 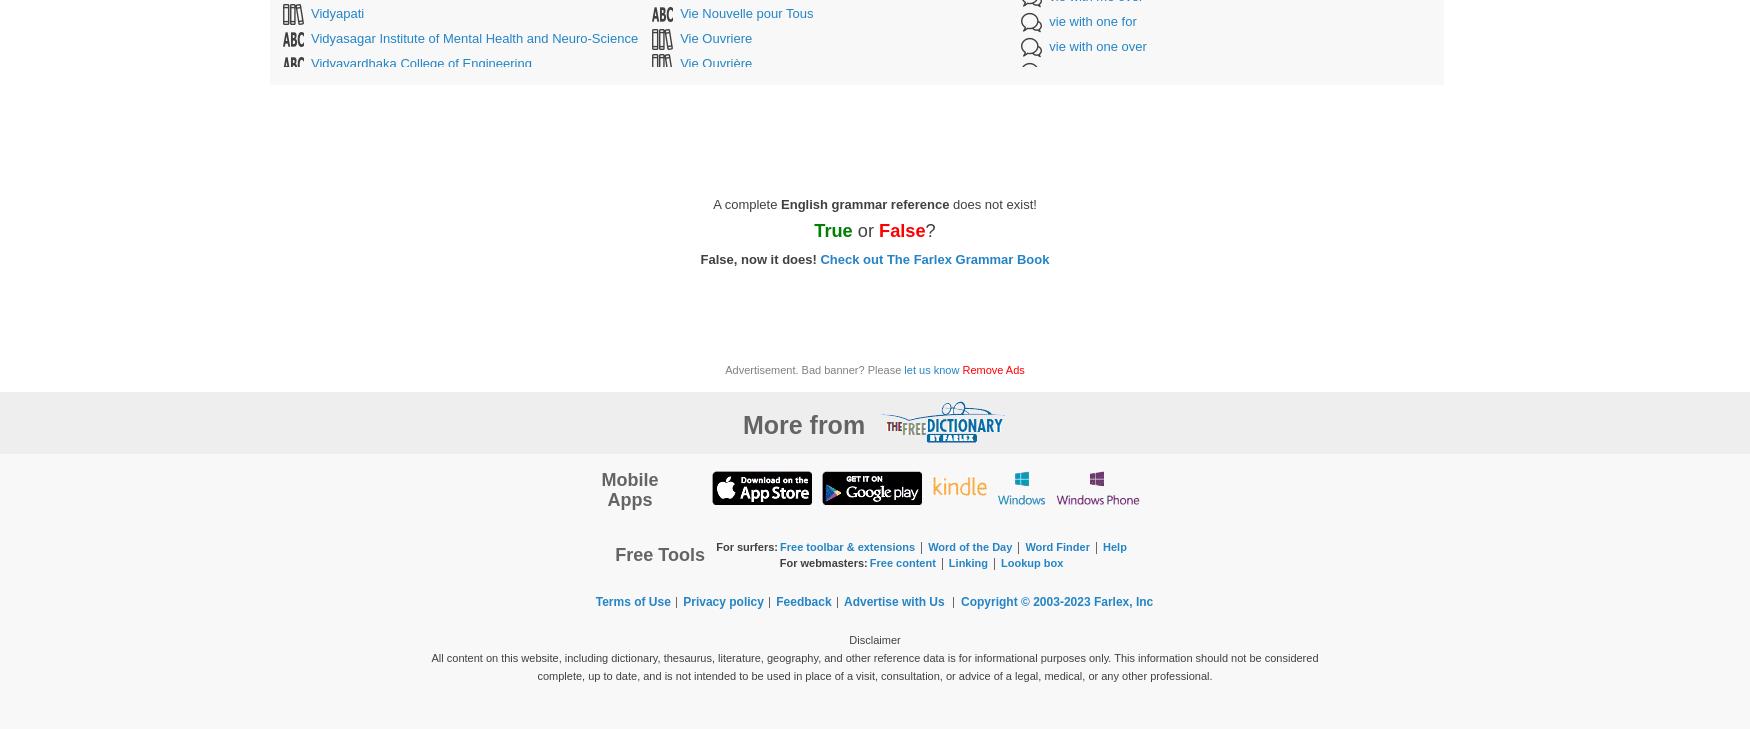 I want to click on 'Terms of Use', so click(x=631, y=602).